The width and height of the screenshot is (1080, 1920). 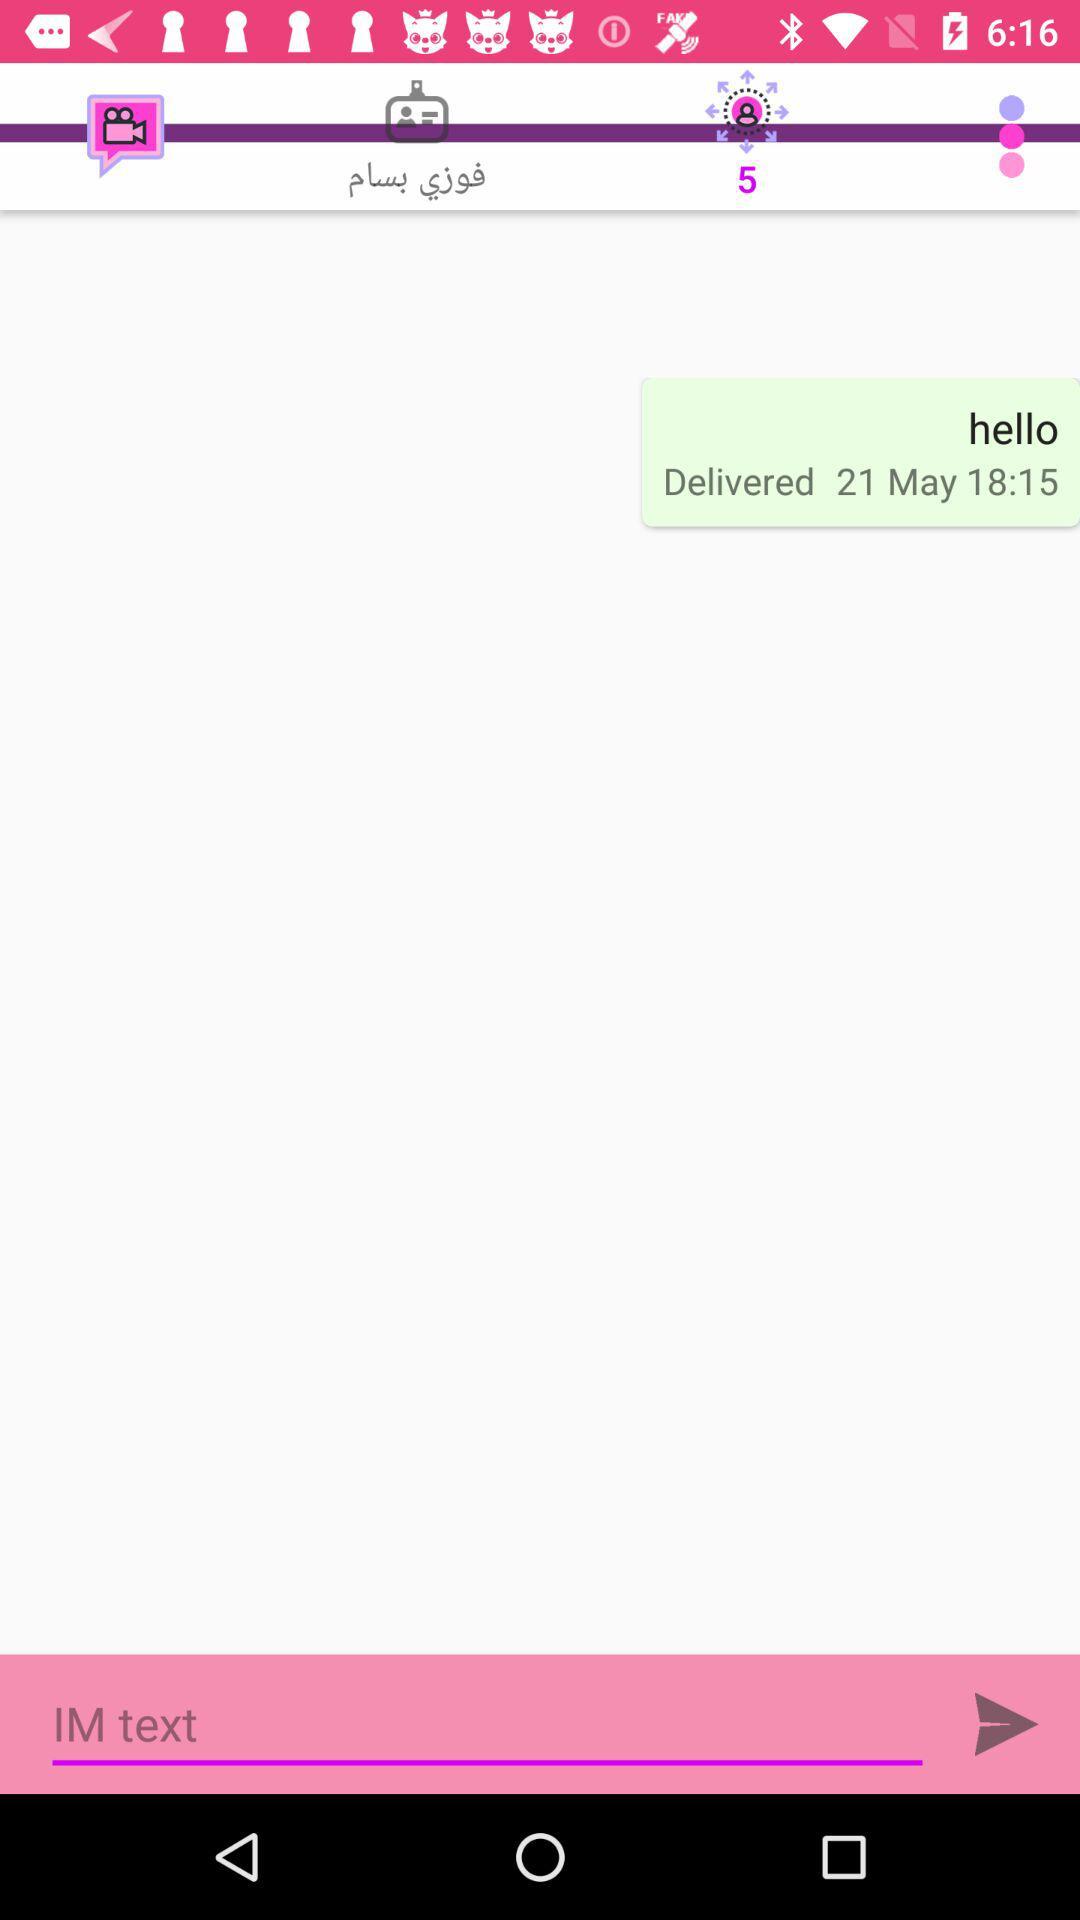 I want to click on type a text message, so click(x=487, y=1723).